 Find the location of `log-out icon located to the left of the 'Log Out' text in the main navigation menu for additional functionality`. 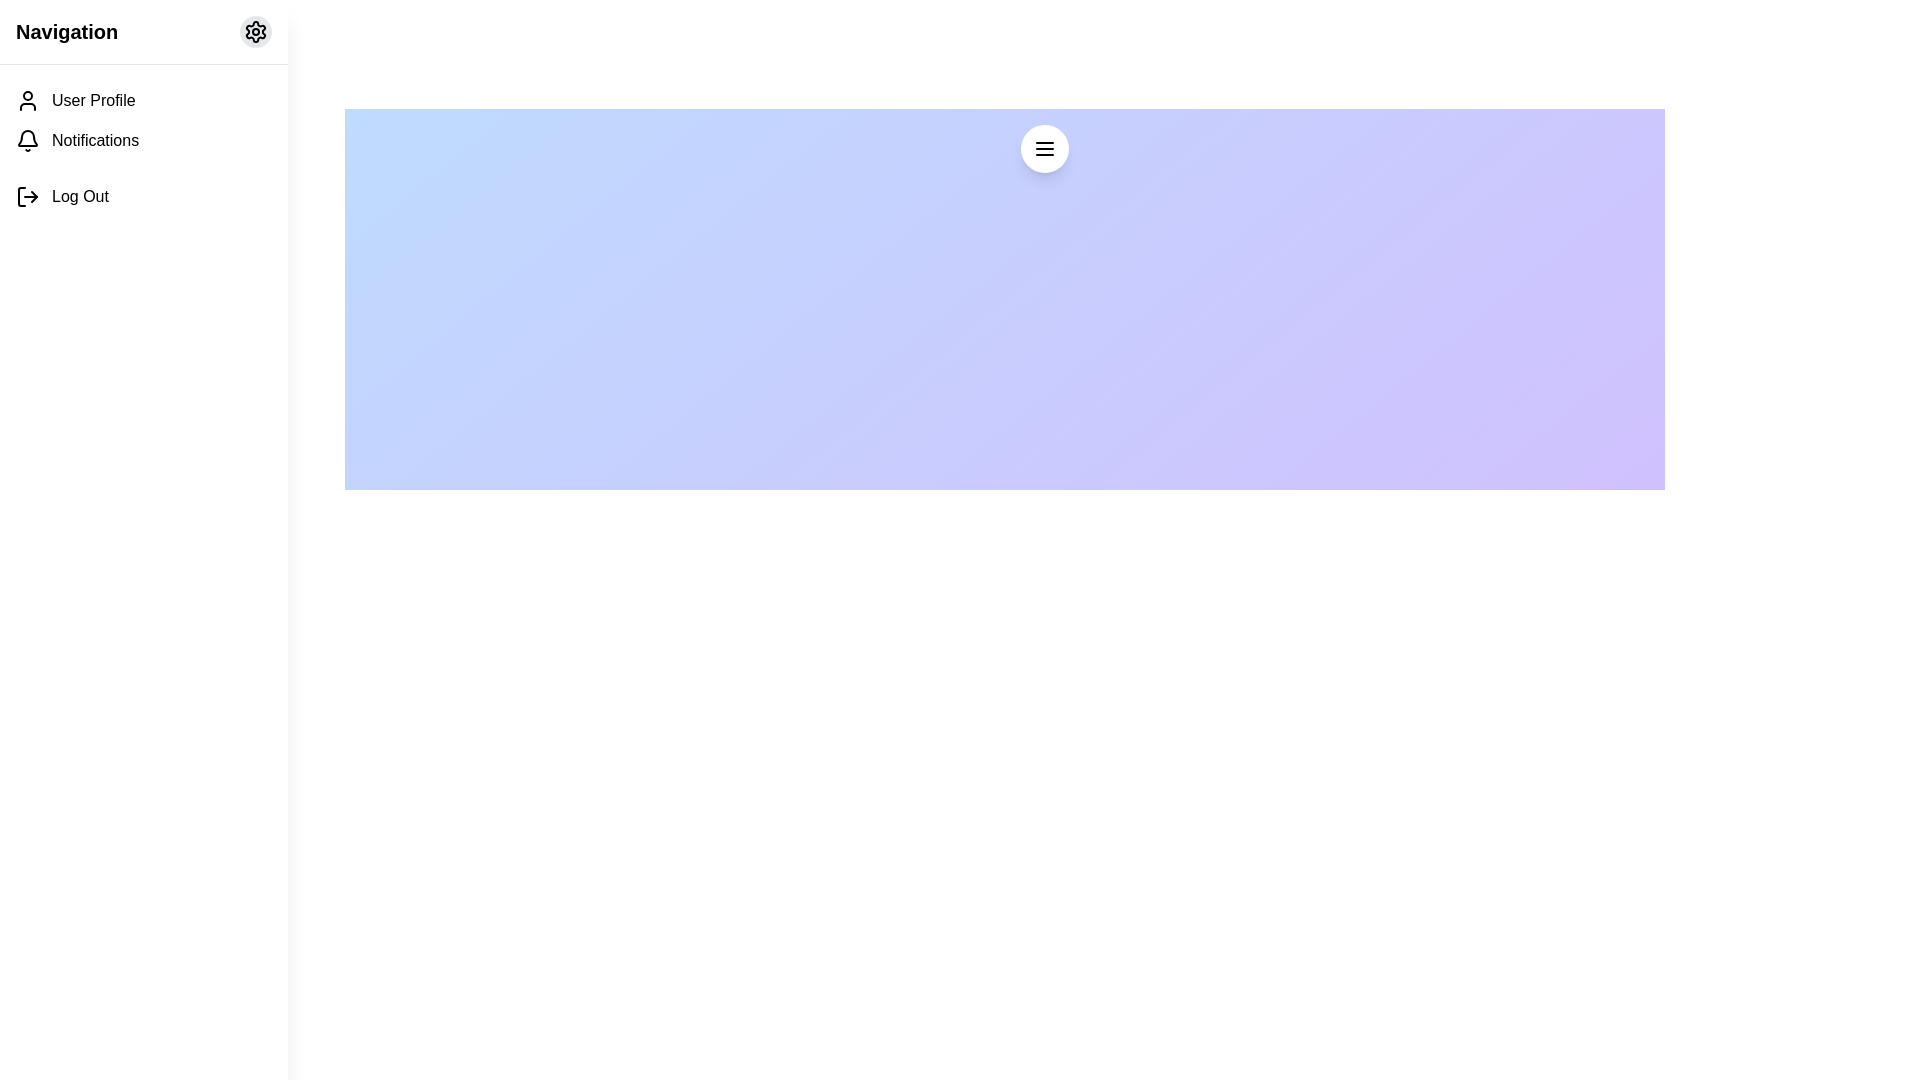

log-out icon located to the left of the 'Log Out' text in the main navigation menu for additional functionality is located at coordinates (28, 196).